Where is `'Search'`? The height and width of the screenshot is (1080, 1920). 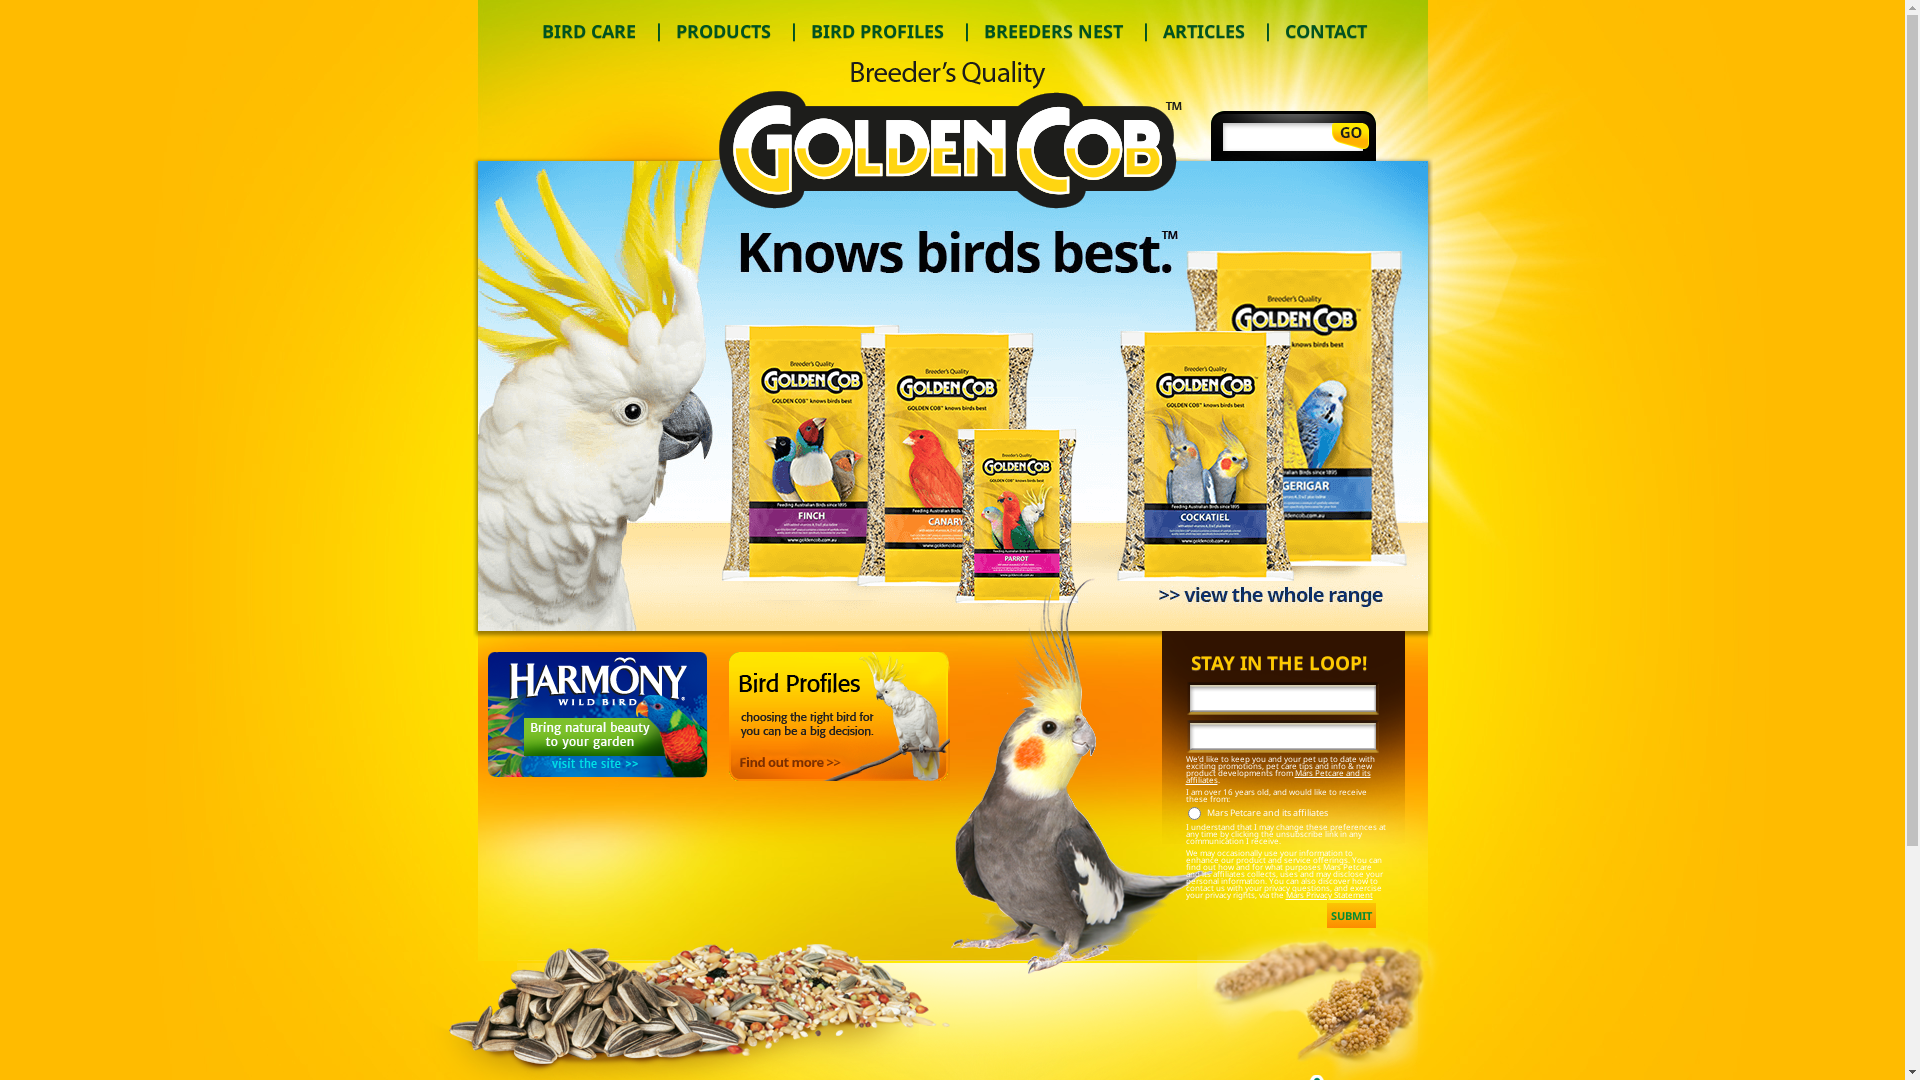 'Search' is located at coordinates (1222, 136).